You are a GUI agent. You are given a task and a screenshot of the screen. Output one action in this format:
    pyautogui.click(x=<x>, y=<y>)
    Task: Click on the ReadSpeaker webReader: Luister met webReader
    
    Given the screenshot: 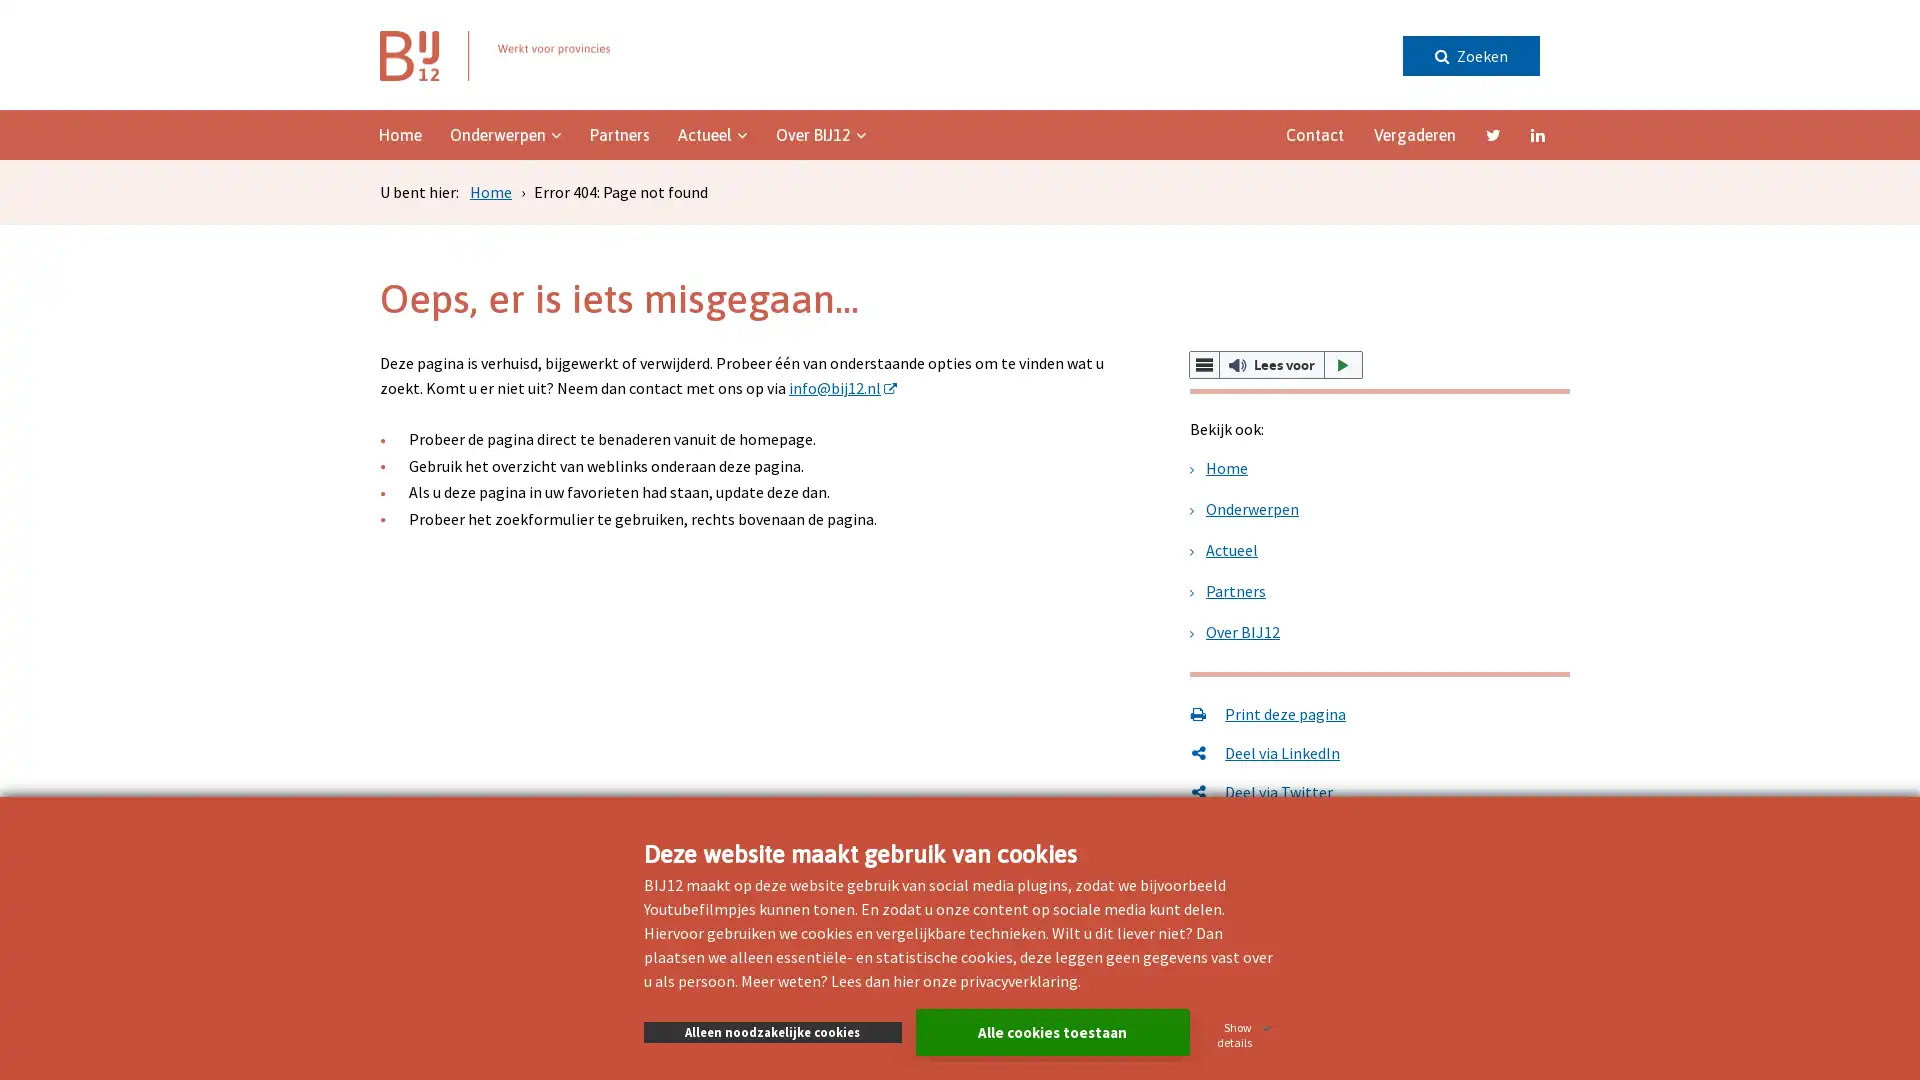 What is the action you would take?
    pyautogui.click(x=1275, y=365)
    